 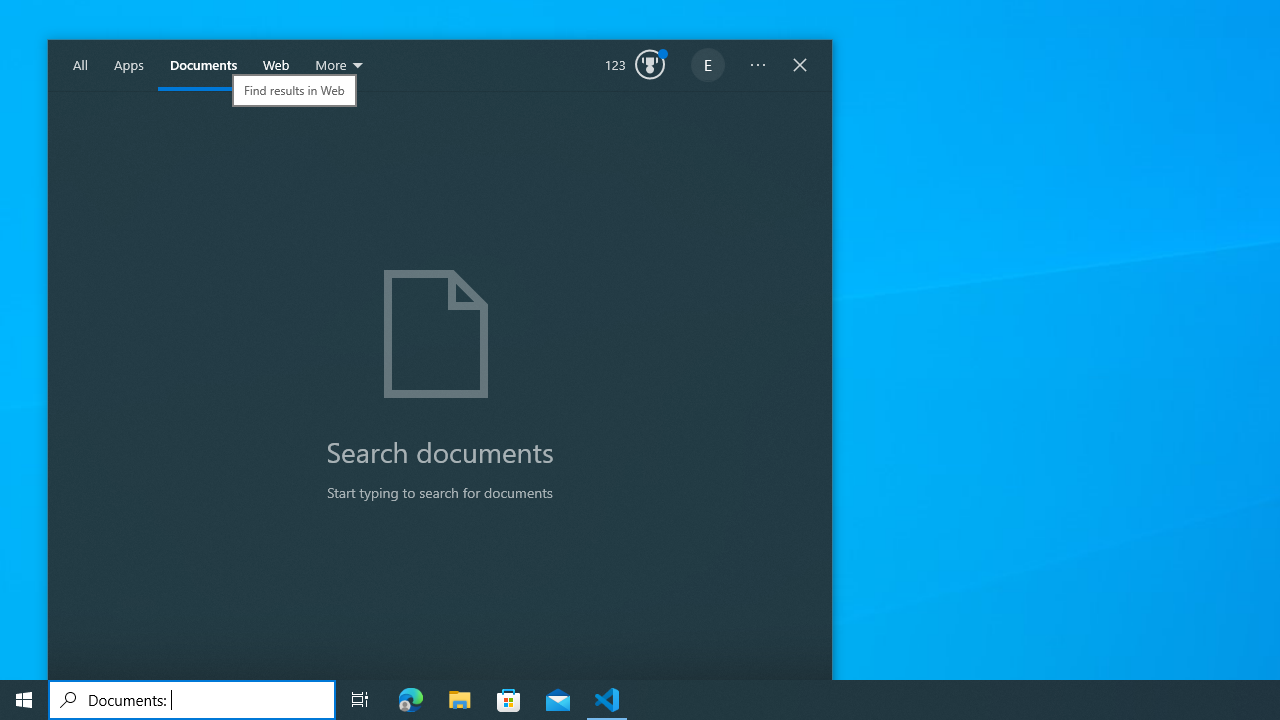 I want to click on 'More', so click(x=341, y=65).